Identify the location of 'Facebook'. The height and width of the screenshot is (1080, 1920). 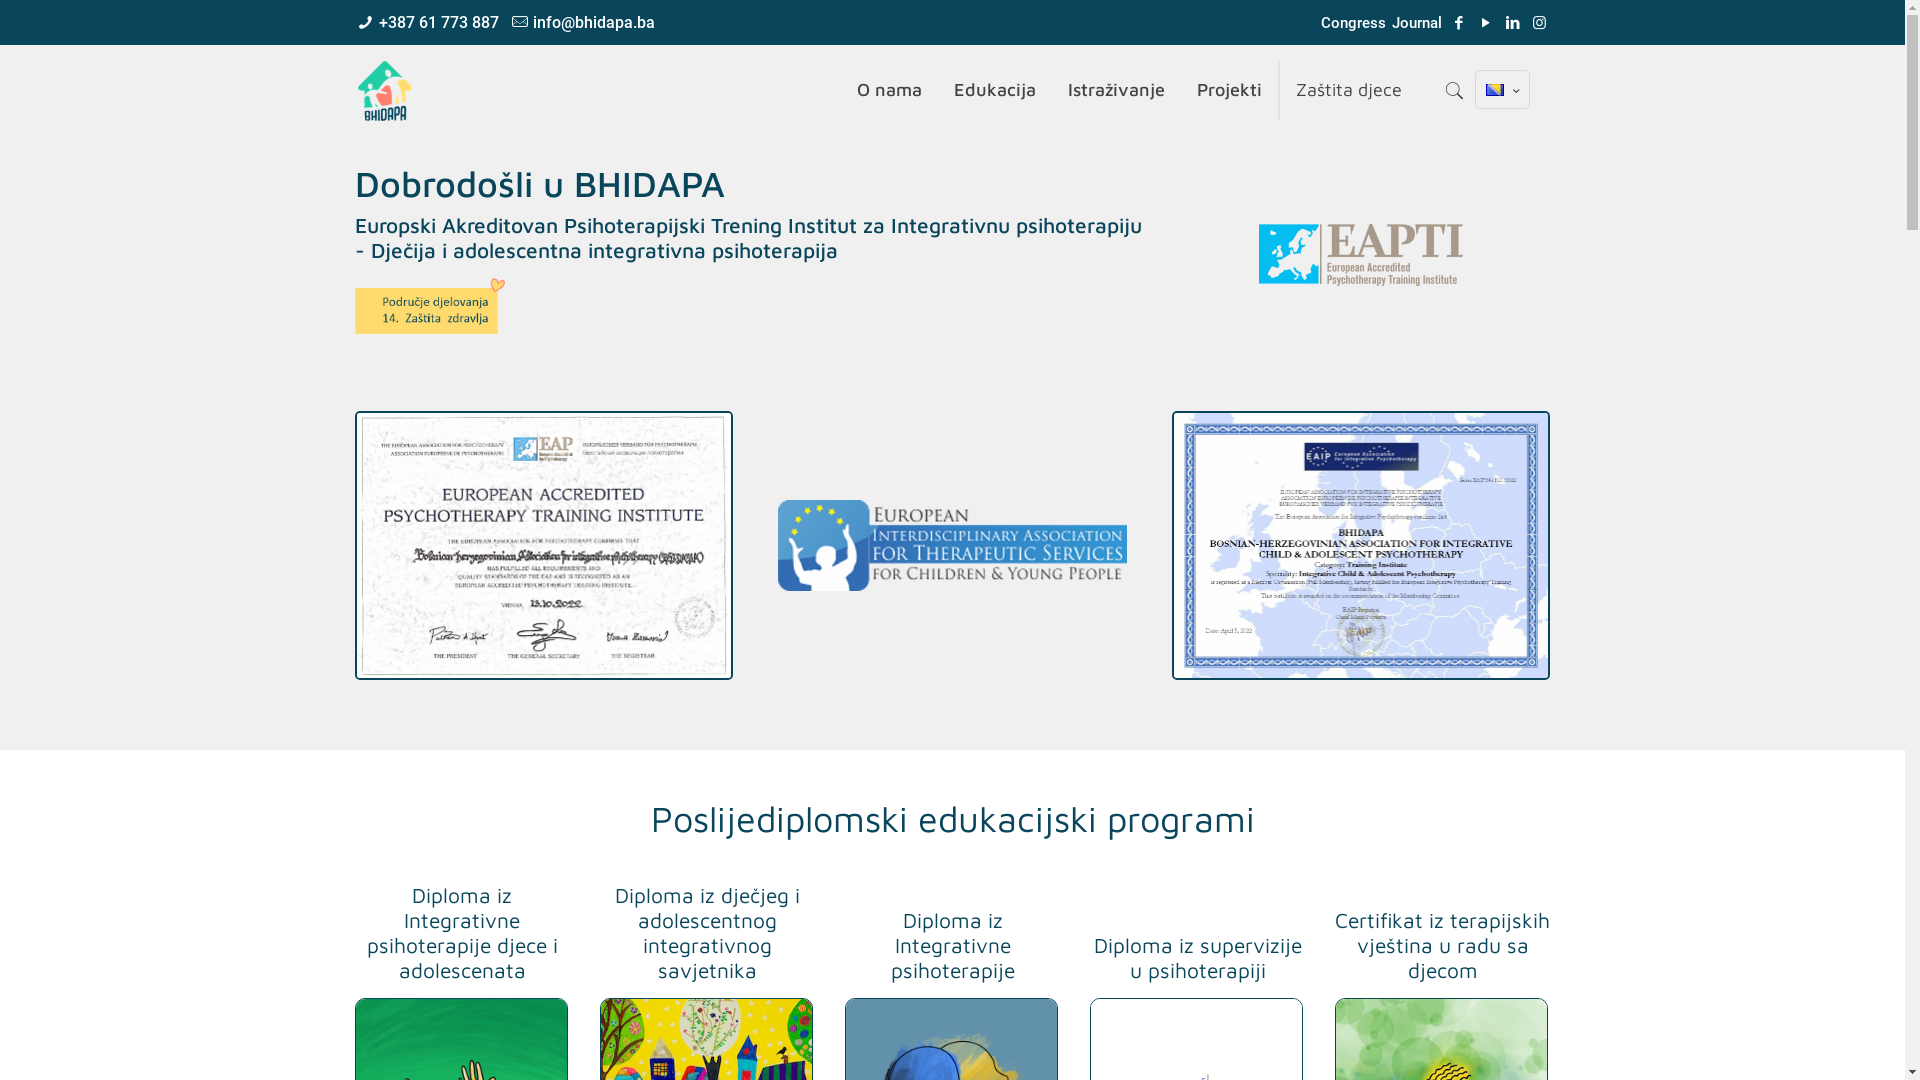
(1448, 23).